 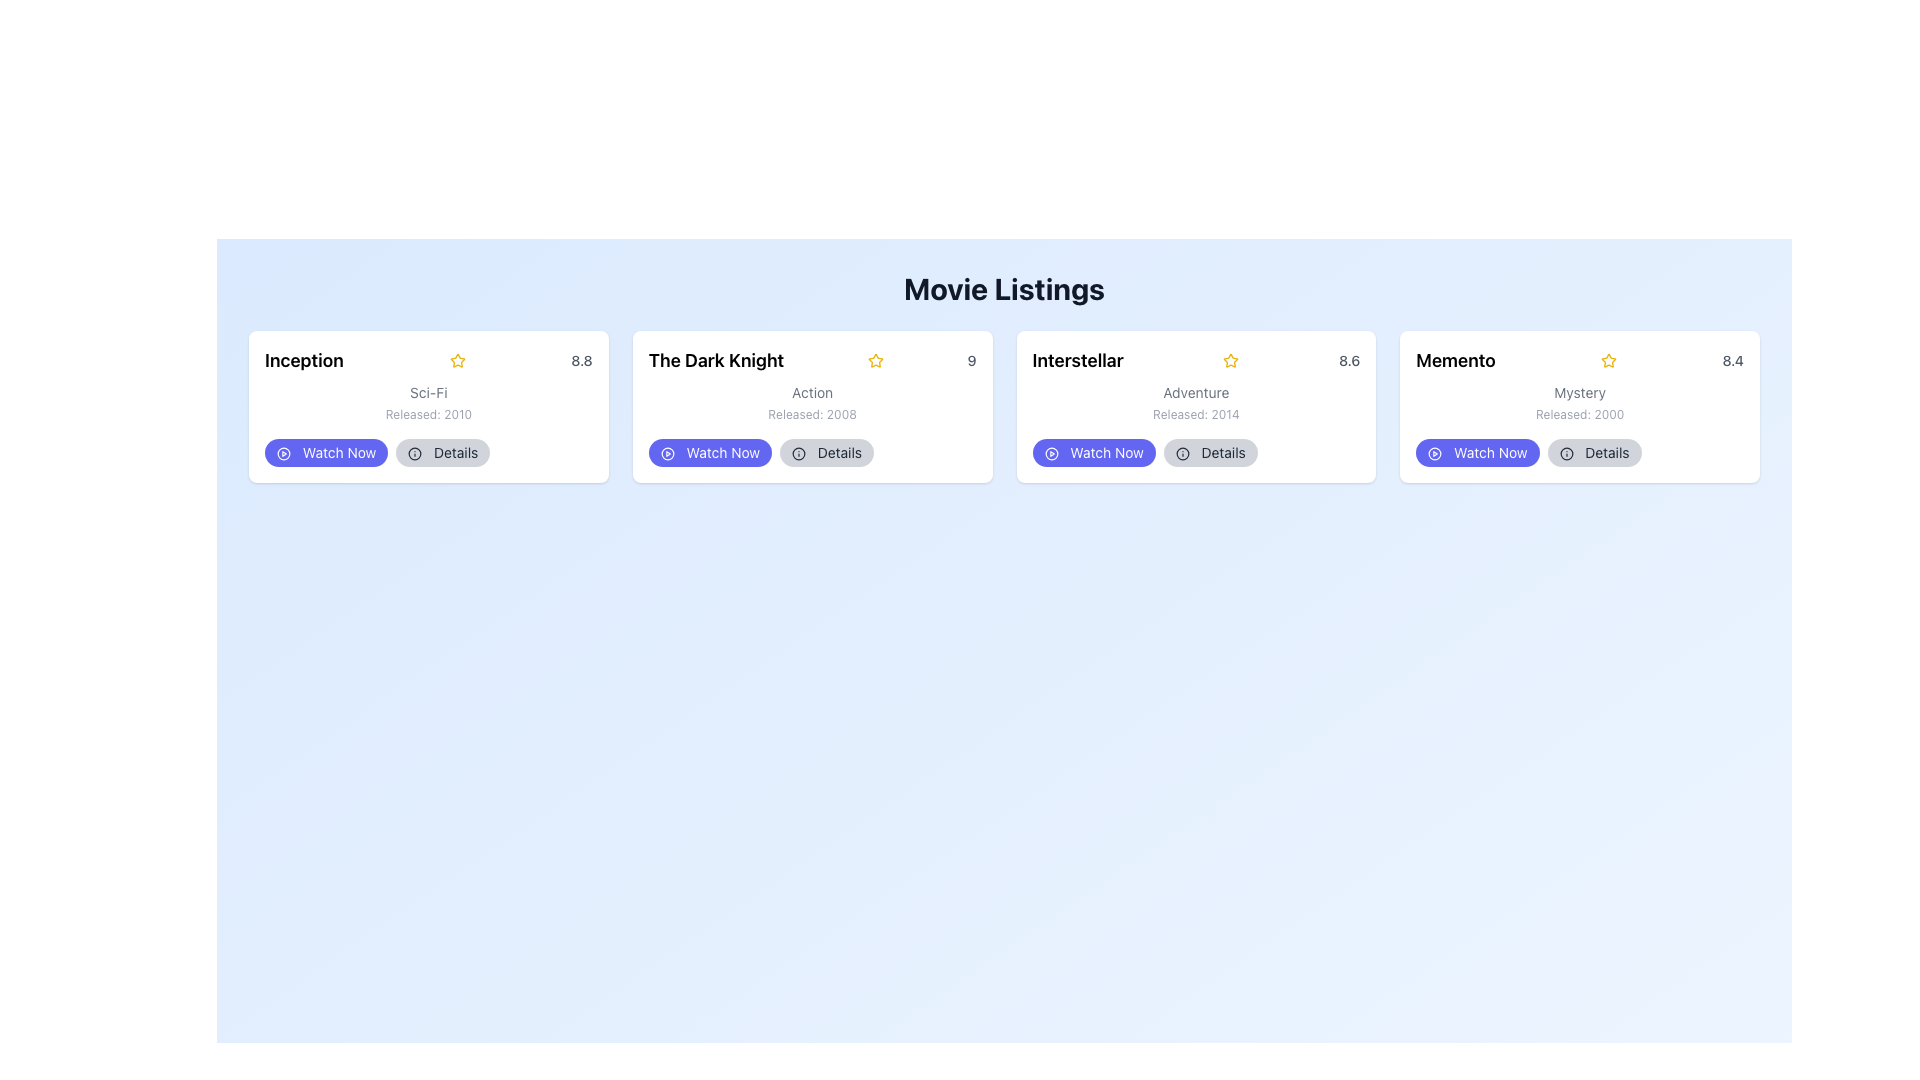 What do you see at coordinates (1593, 452) in the screenshot?
I see `the 'Details' button, which is the second button in the card for the movie 'Memento', located to the right of the 'Watch Now' button, featuring a gray background and dark gray text` at bounding box center [1593, 452].